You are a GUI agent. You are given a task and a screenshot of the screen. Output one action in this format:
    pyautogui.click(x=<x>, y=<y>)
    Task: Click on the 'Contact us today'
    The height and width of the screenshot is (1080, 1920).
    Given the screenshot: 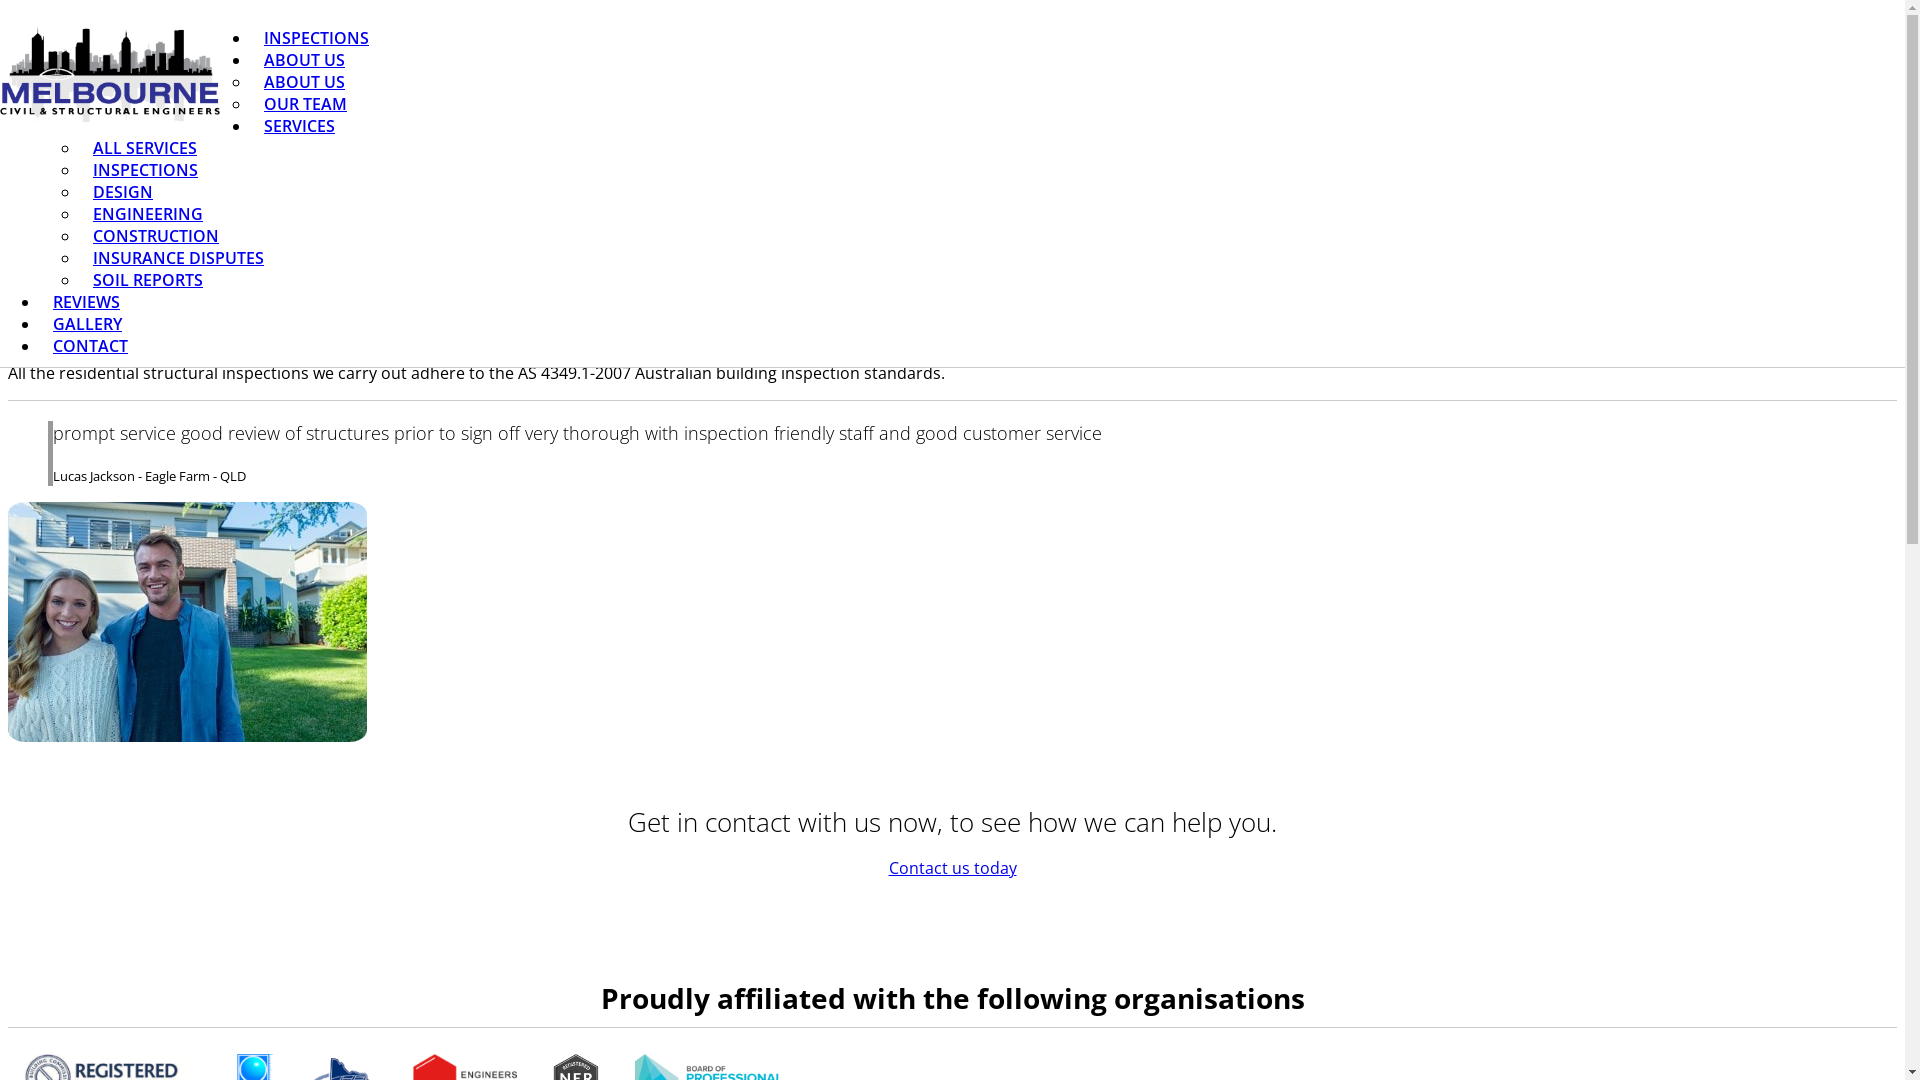 What is the action you would take?
    pyautogui.click(x=887, y=866)
    